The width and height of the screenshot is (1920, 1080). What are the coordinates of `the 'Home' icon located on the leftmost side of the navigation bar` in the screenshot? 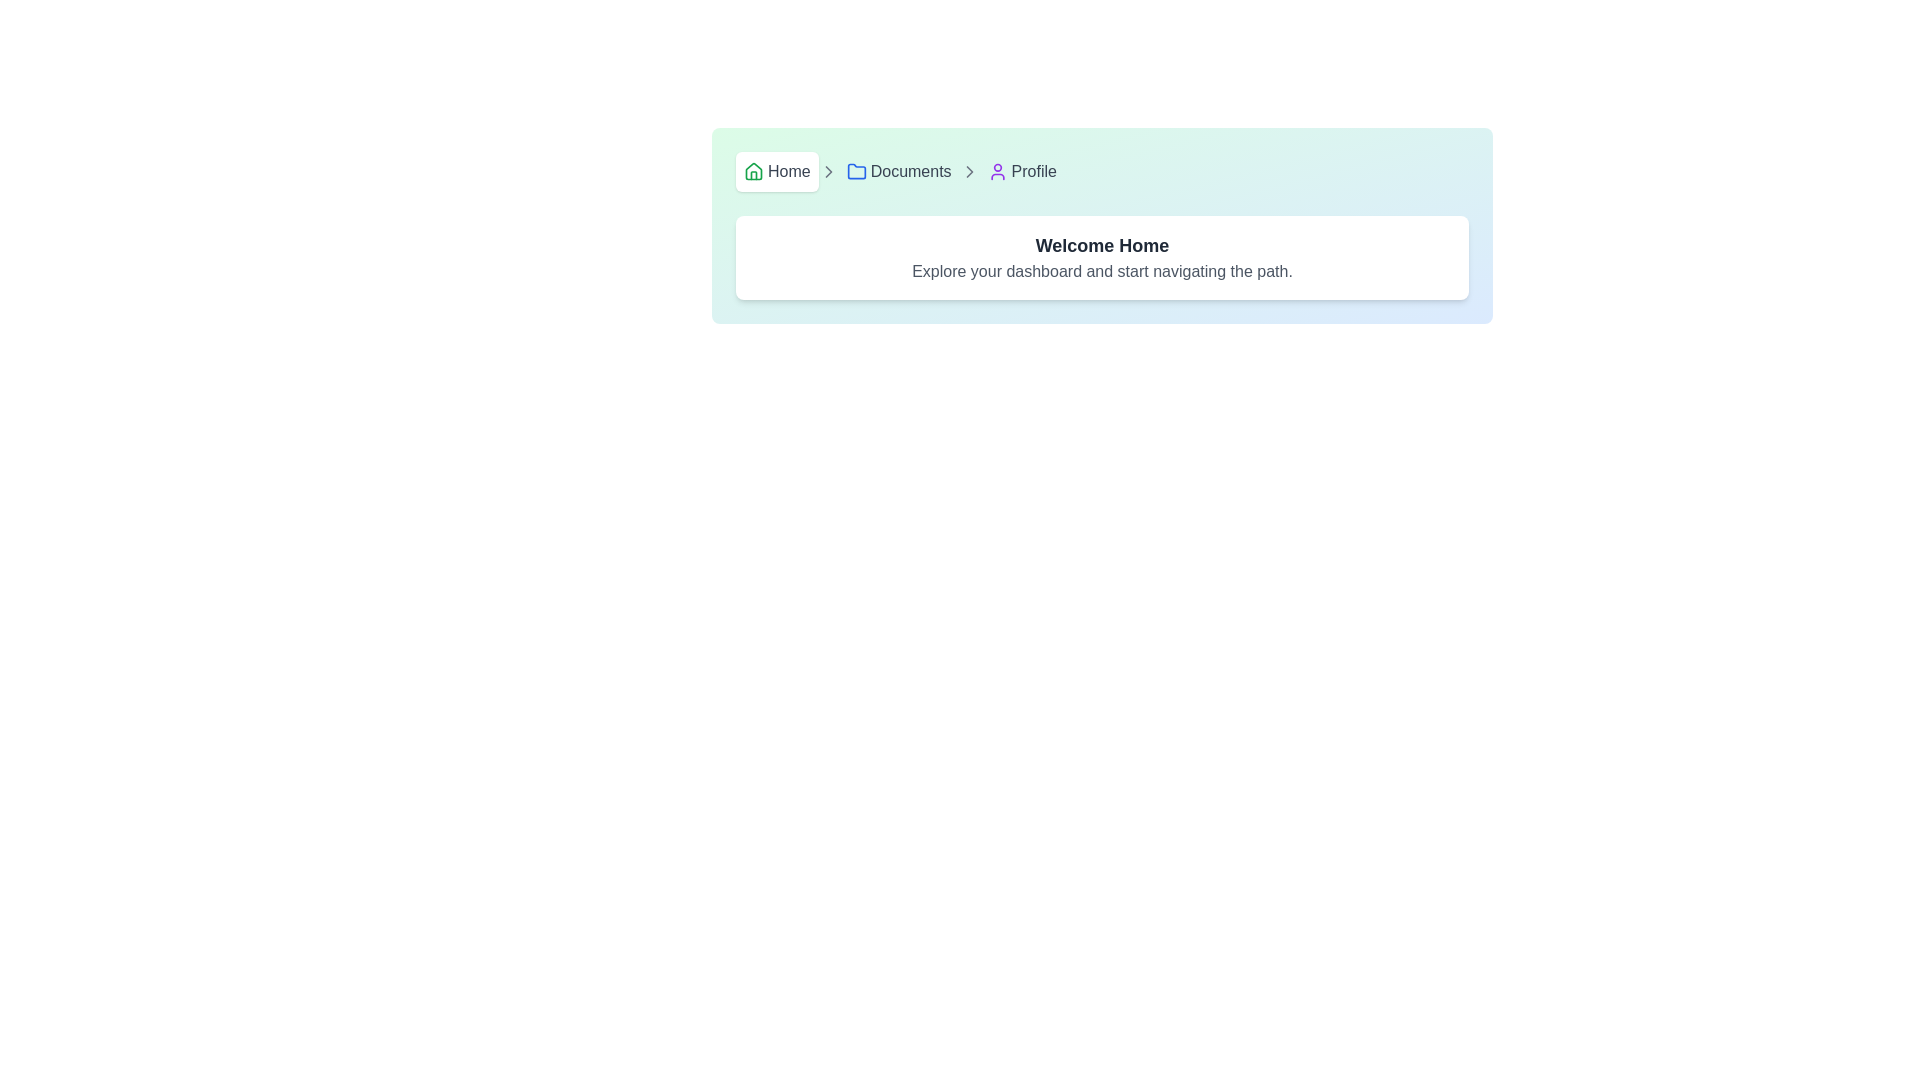 It's located at (752, 171).